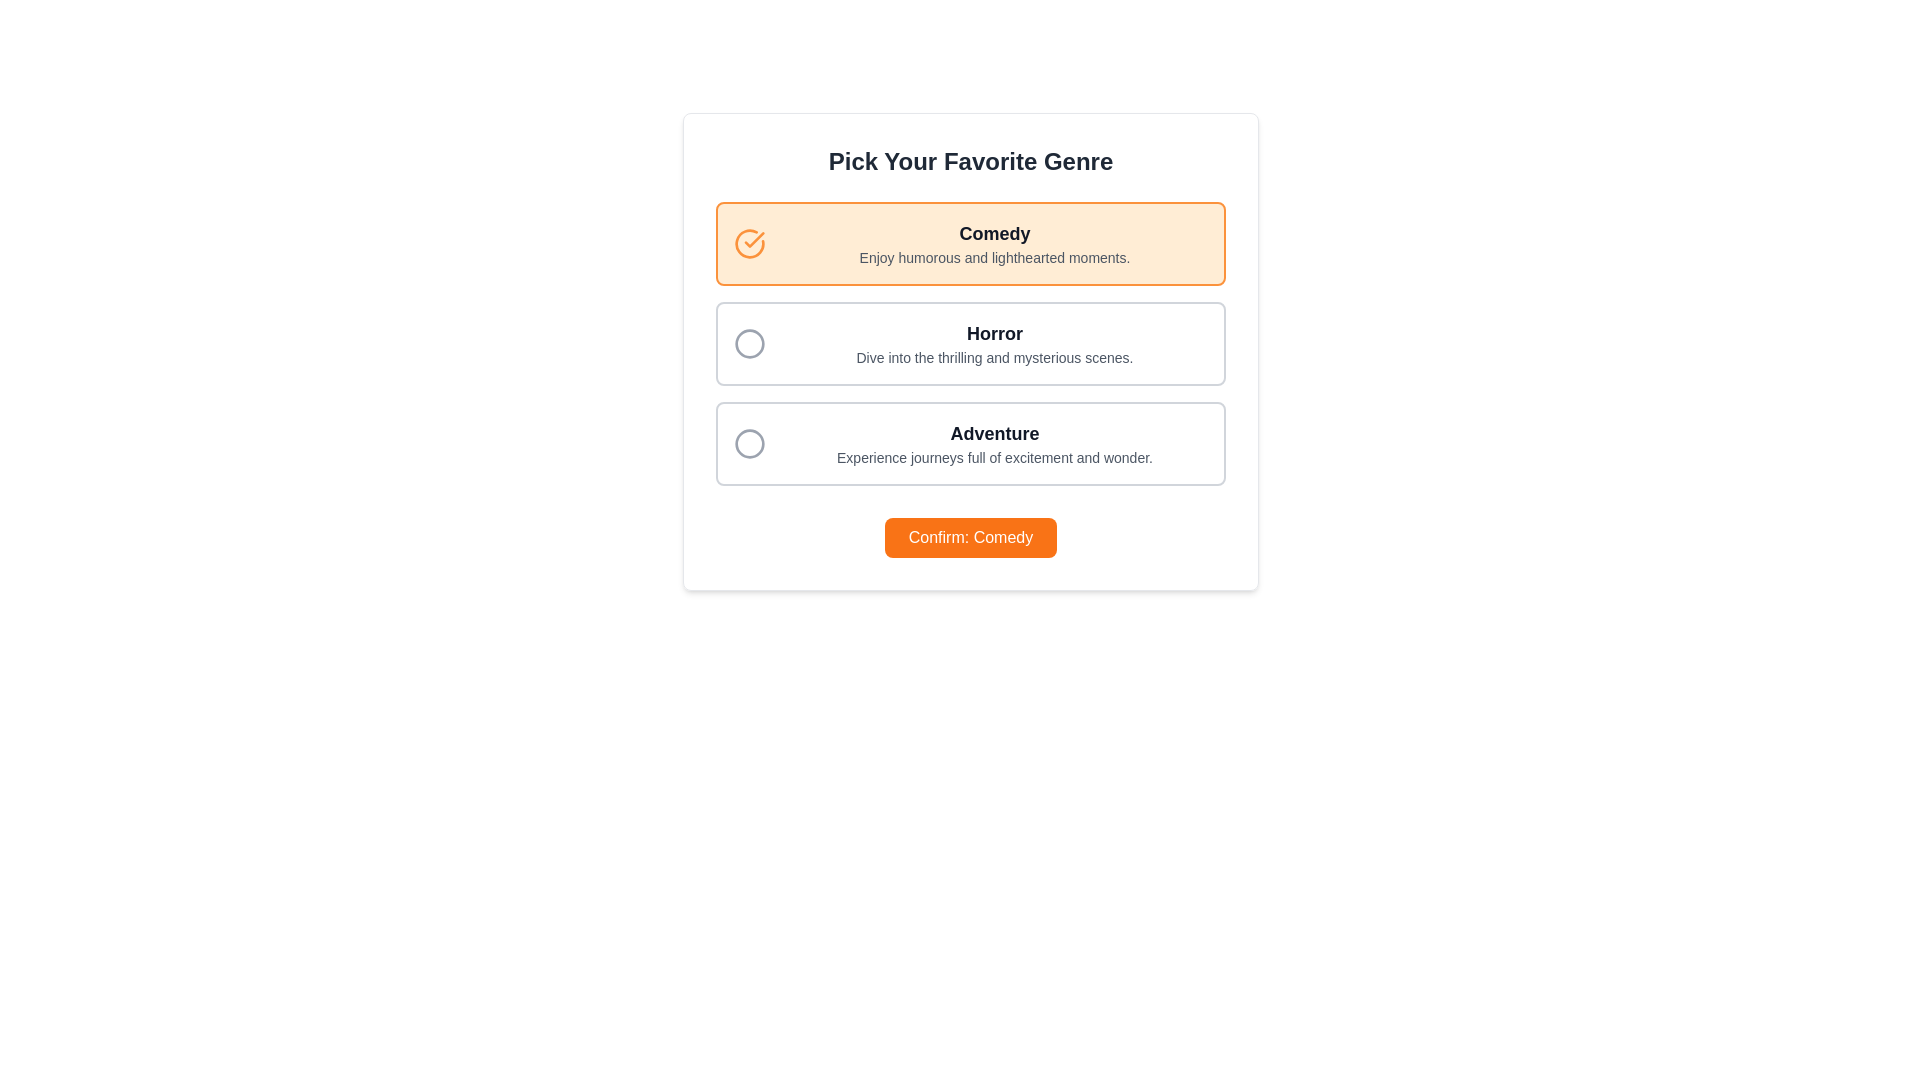  I want to click on the 'Comedy' genre confirmation button located at the bottom center of the interface to observe a visual change, so click(970, 536).